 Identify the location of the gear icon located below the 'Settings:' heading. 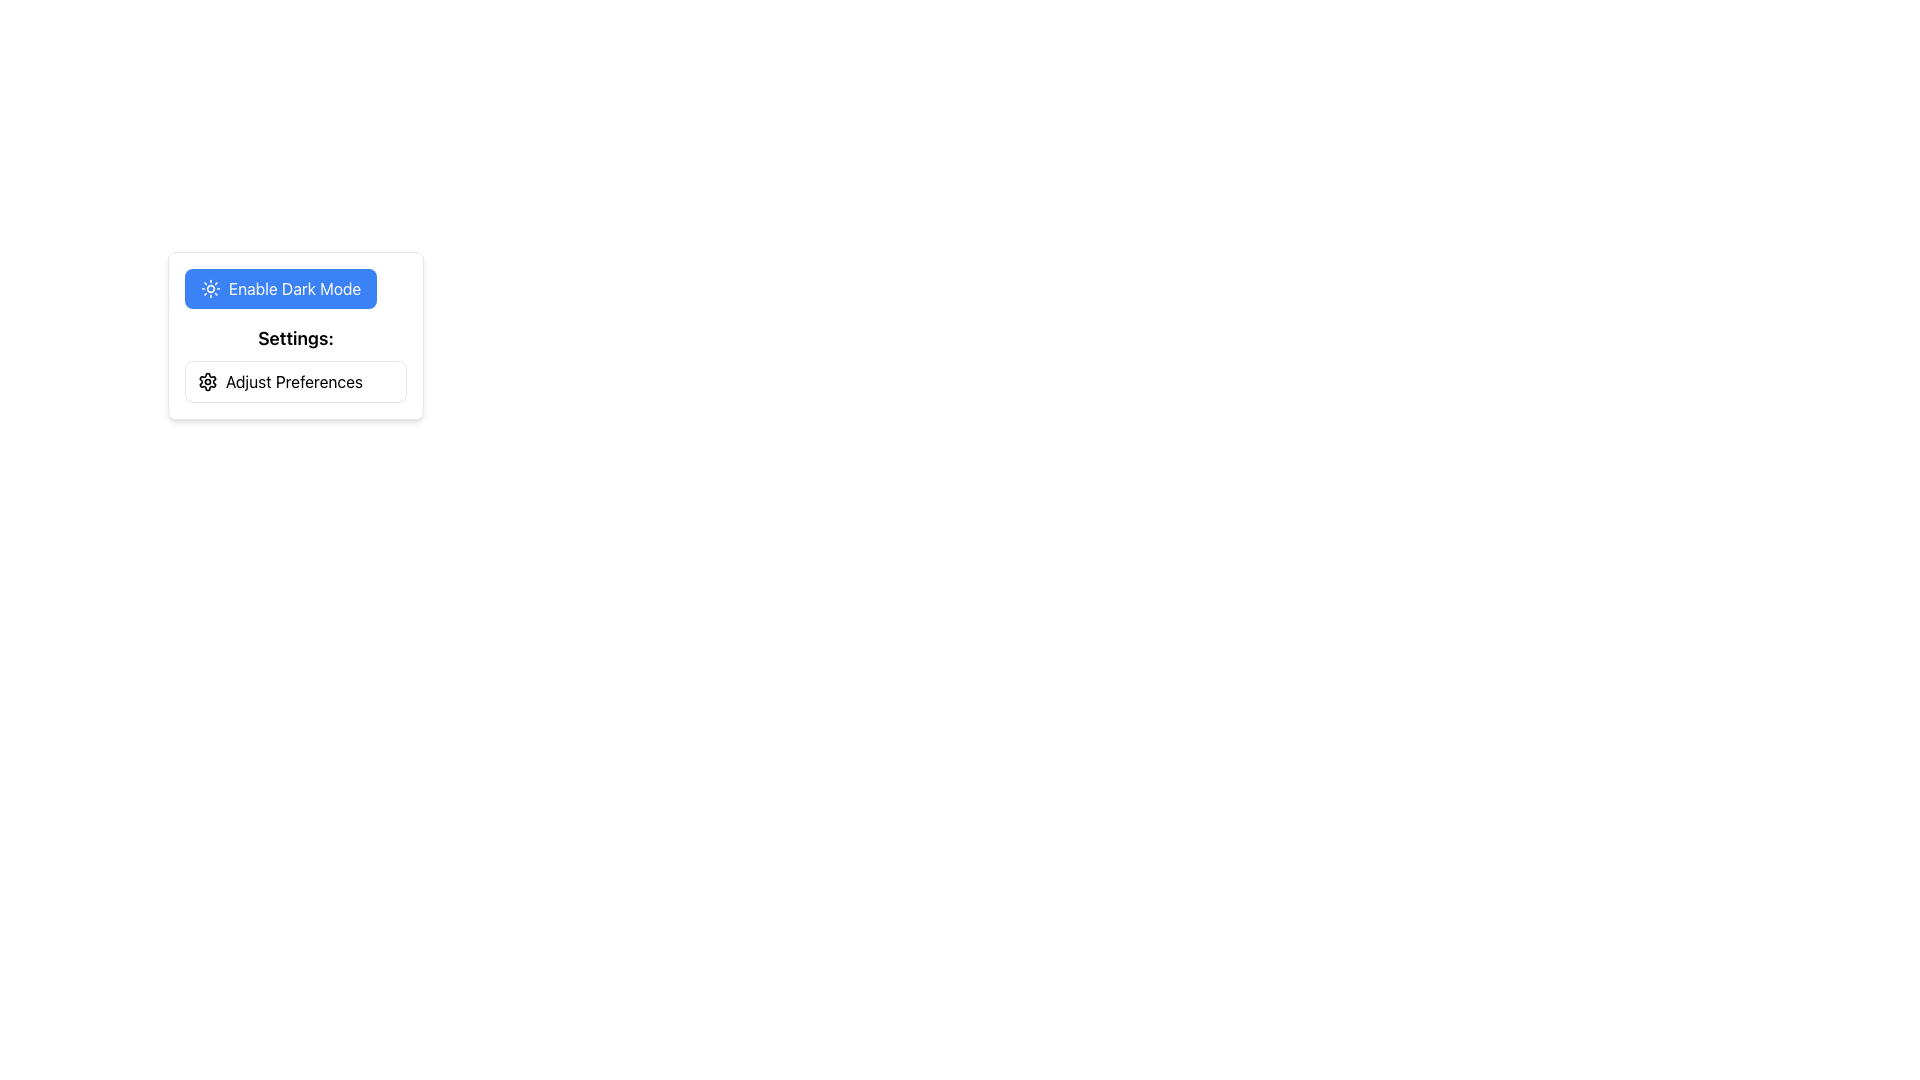
(207, 381).